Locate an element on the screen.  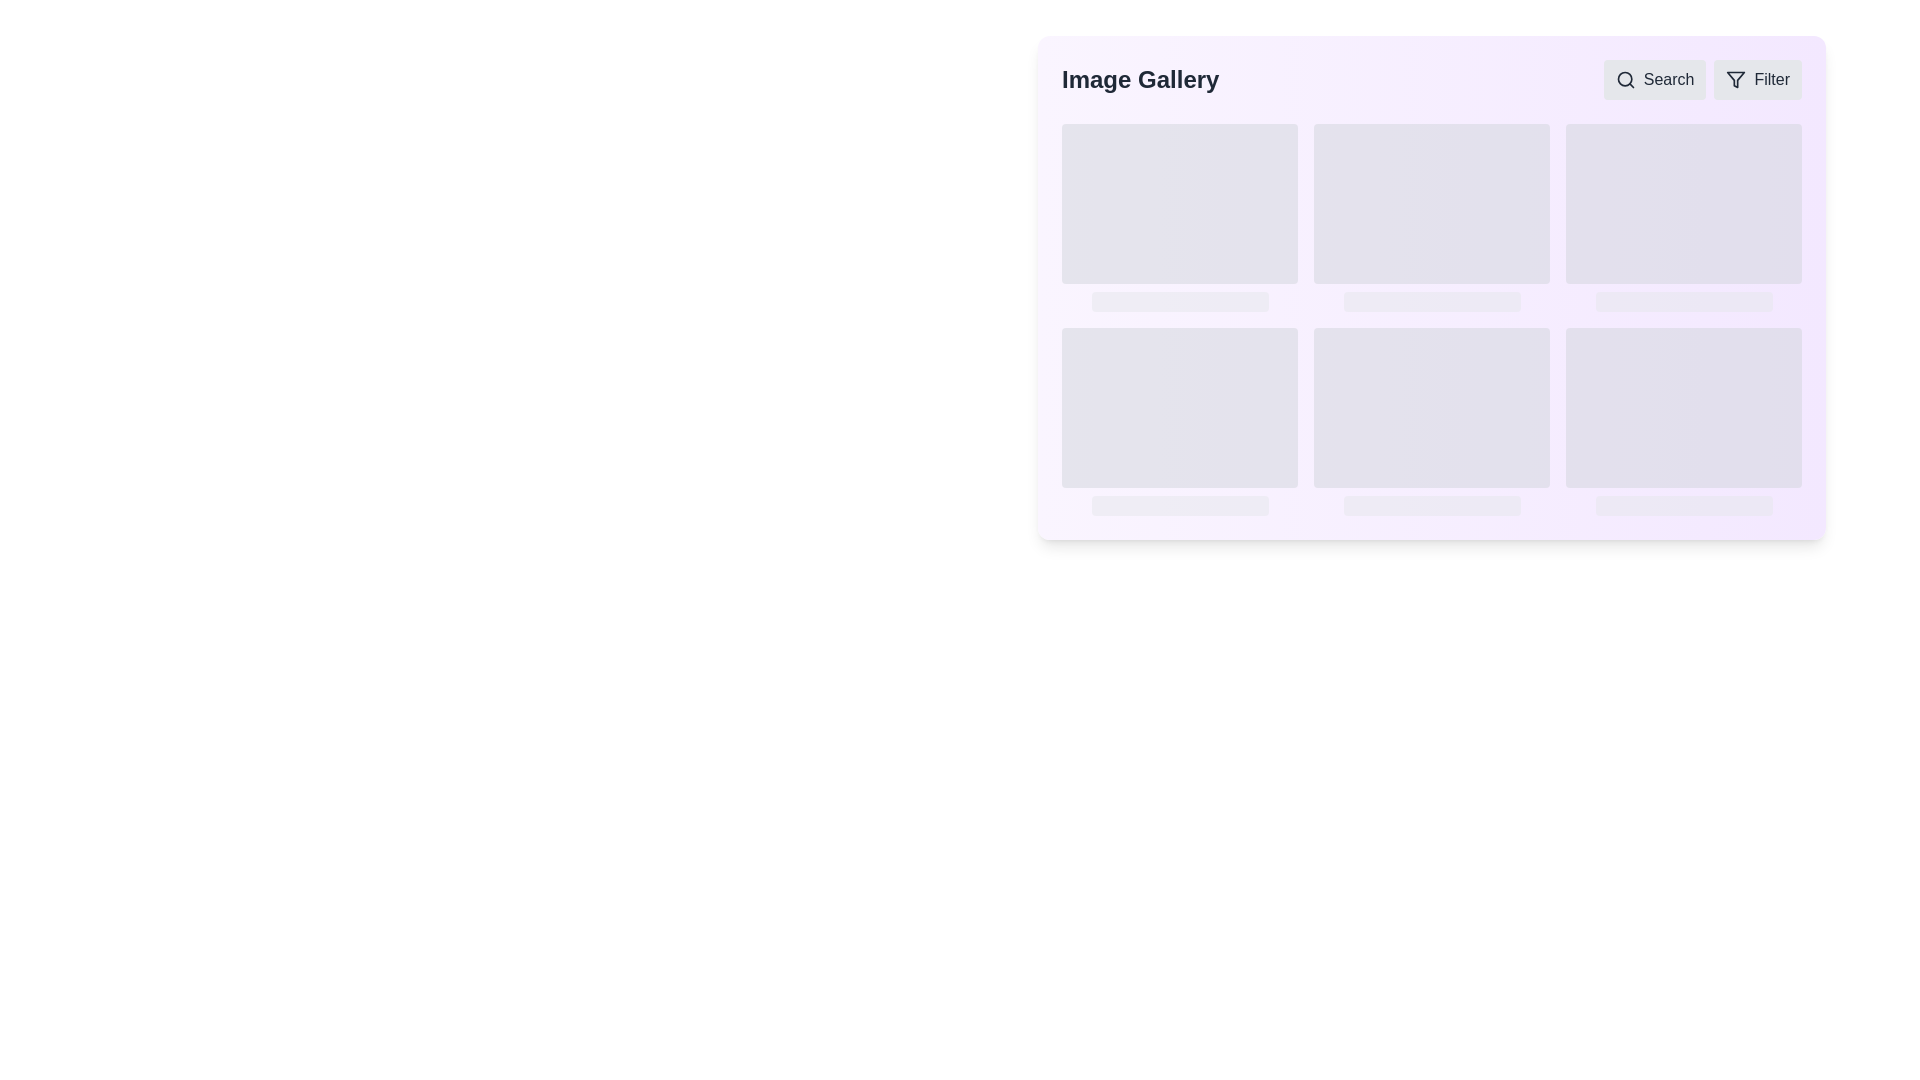
the search icon located within the 'Search' button in the top-right corner of the interface is located at coordinates (1625, 79).